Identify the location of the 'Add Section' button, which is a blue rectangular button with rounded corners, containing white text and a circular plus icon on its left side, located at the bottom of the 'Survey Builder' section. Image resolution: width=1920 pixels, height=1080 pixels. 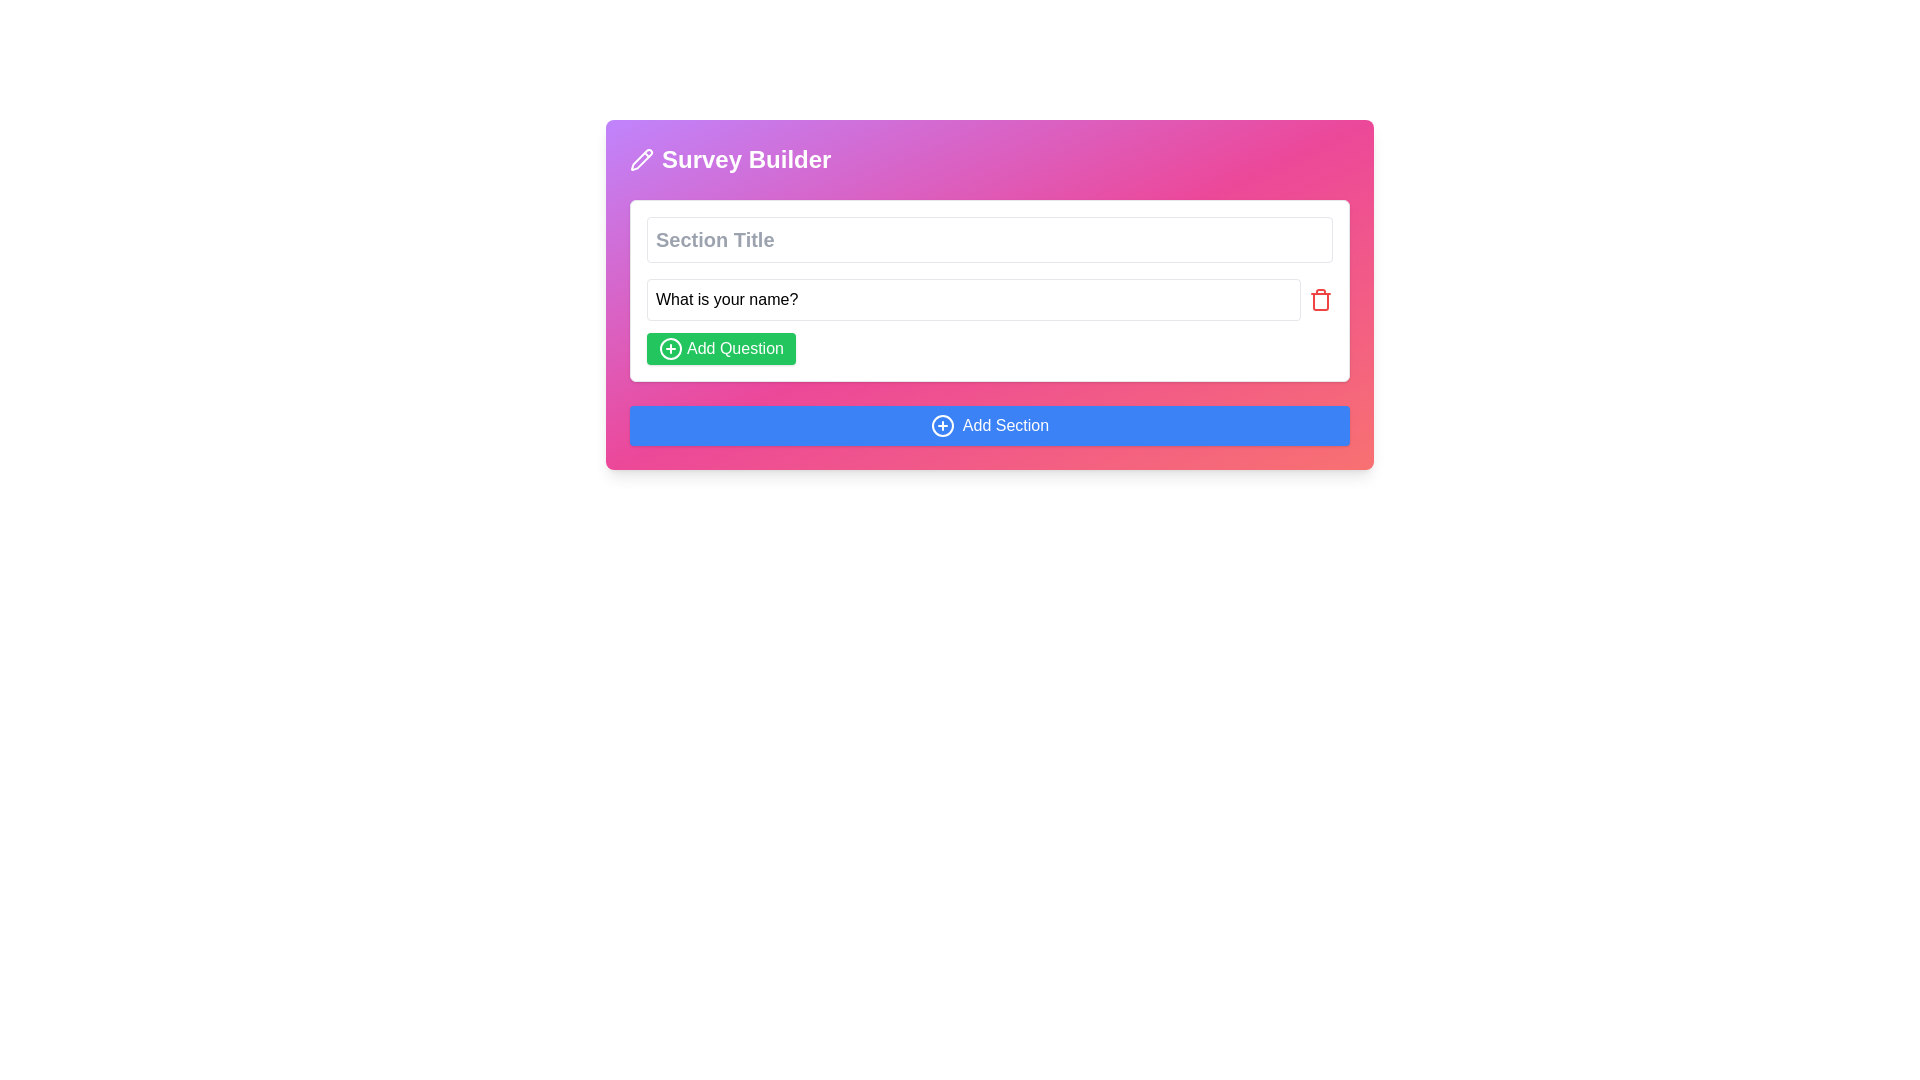
(989, 424).